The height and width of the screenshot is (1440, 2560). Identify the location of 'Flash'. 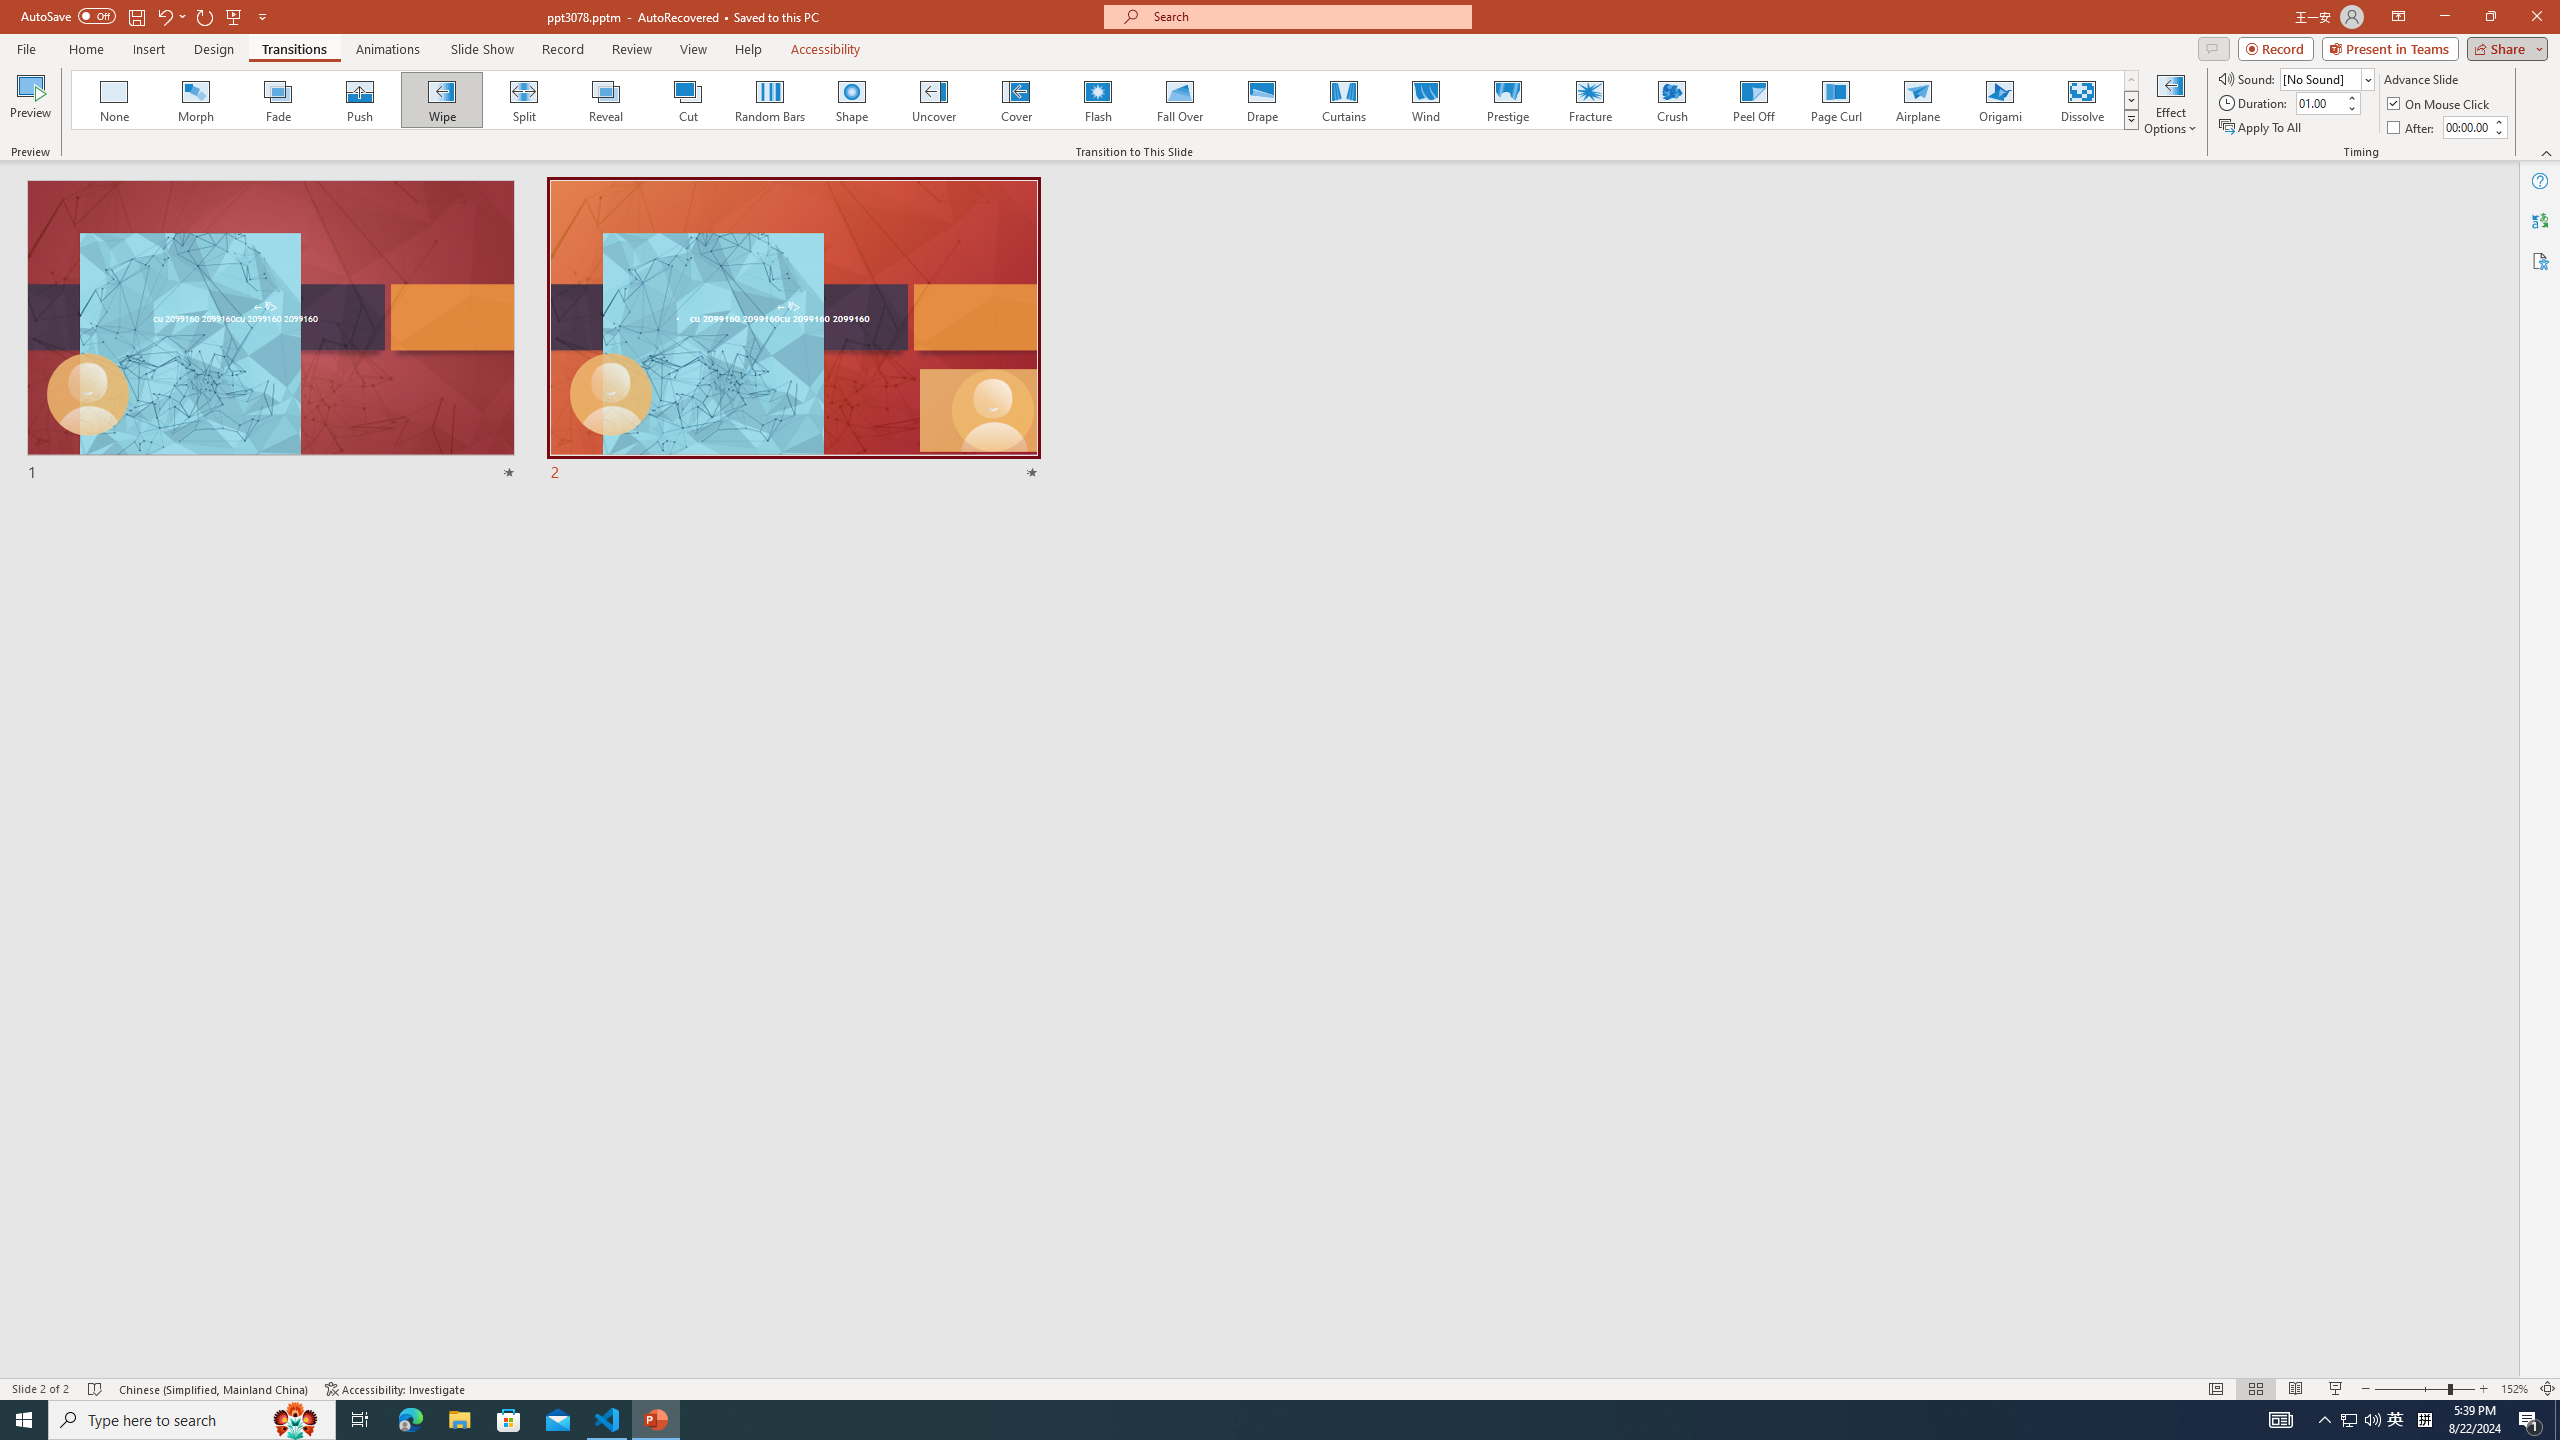
(1097, 99).